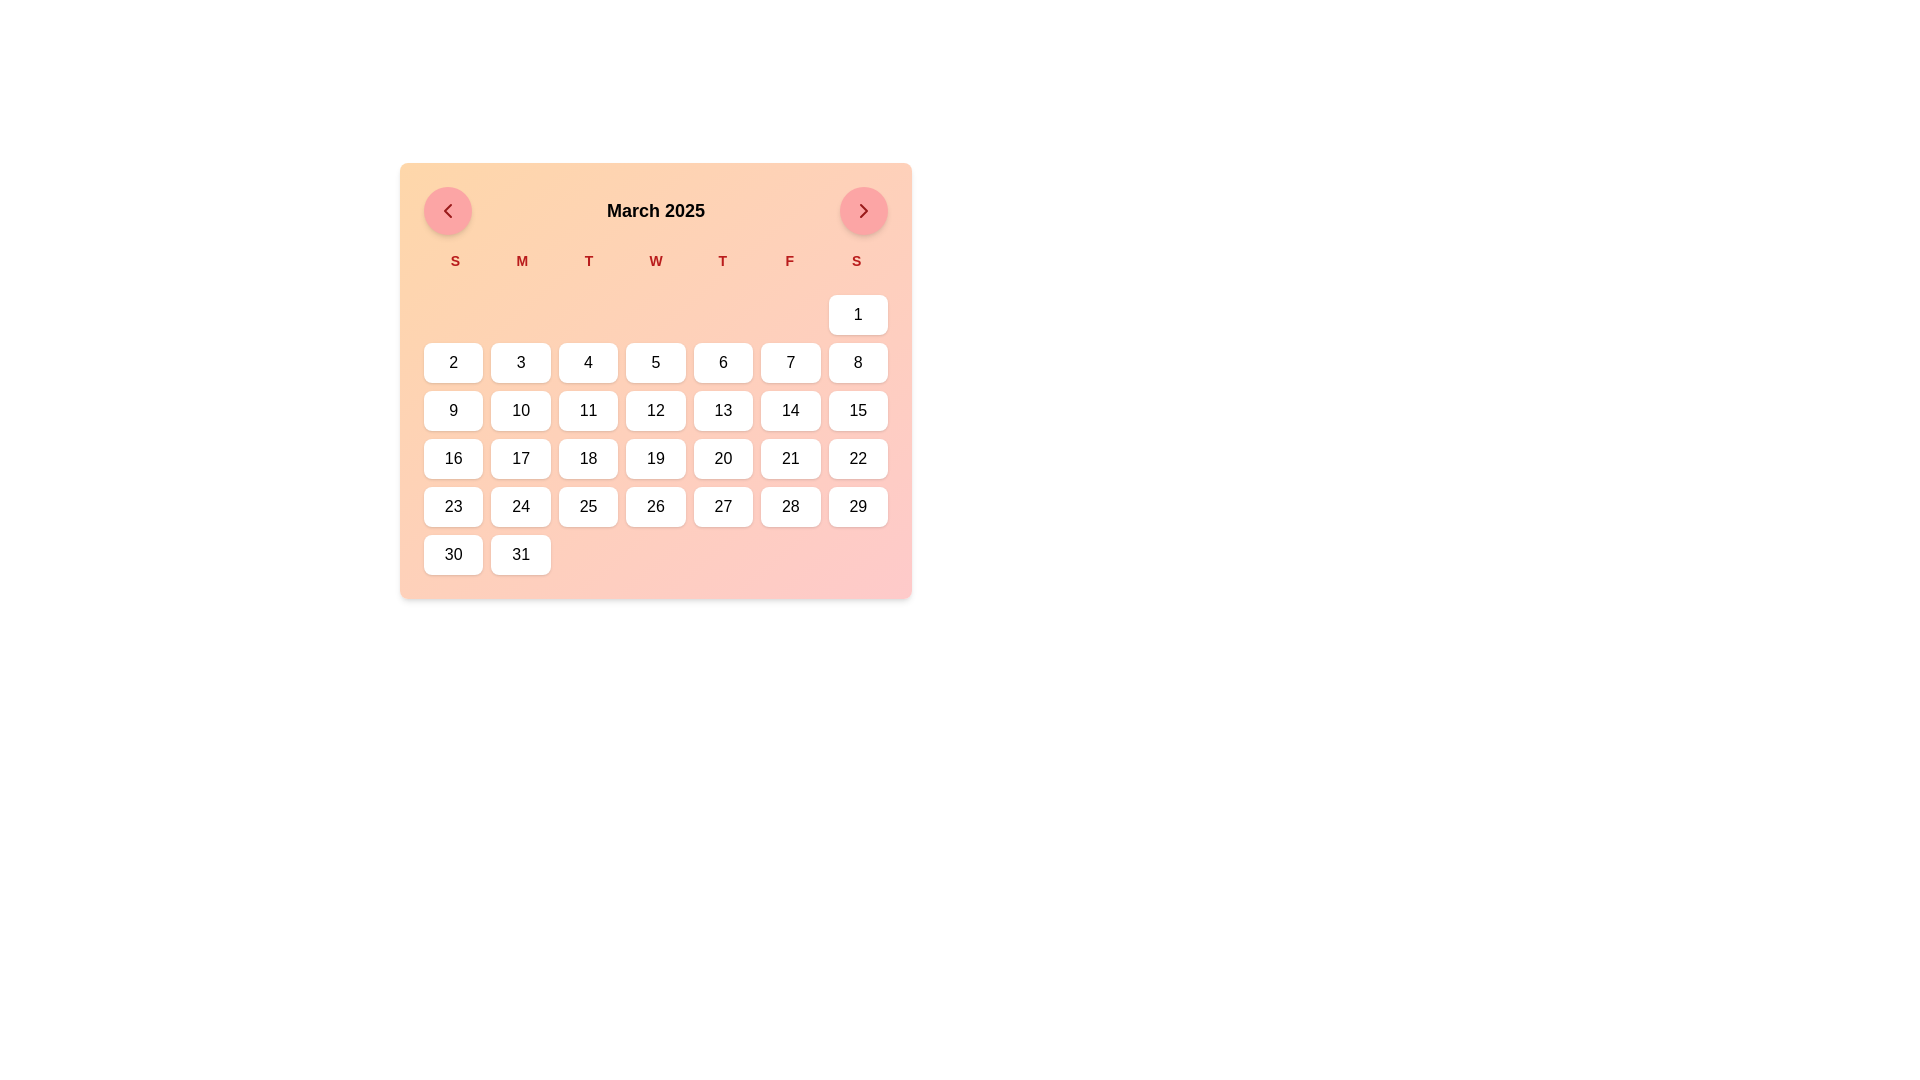 This screenshot has height=1080, width=1920. Describe the element at coordinates (588, 260) in the screenshot. I see `the Text Label displaying the letter 'T' in a bold red font, which is centrally aligned in the grid under the Tuesday column` at that location.